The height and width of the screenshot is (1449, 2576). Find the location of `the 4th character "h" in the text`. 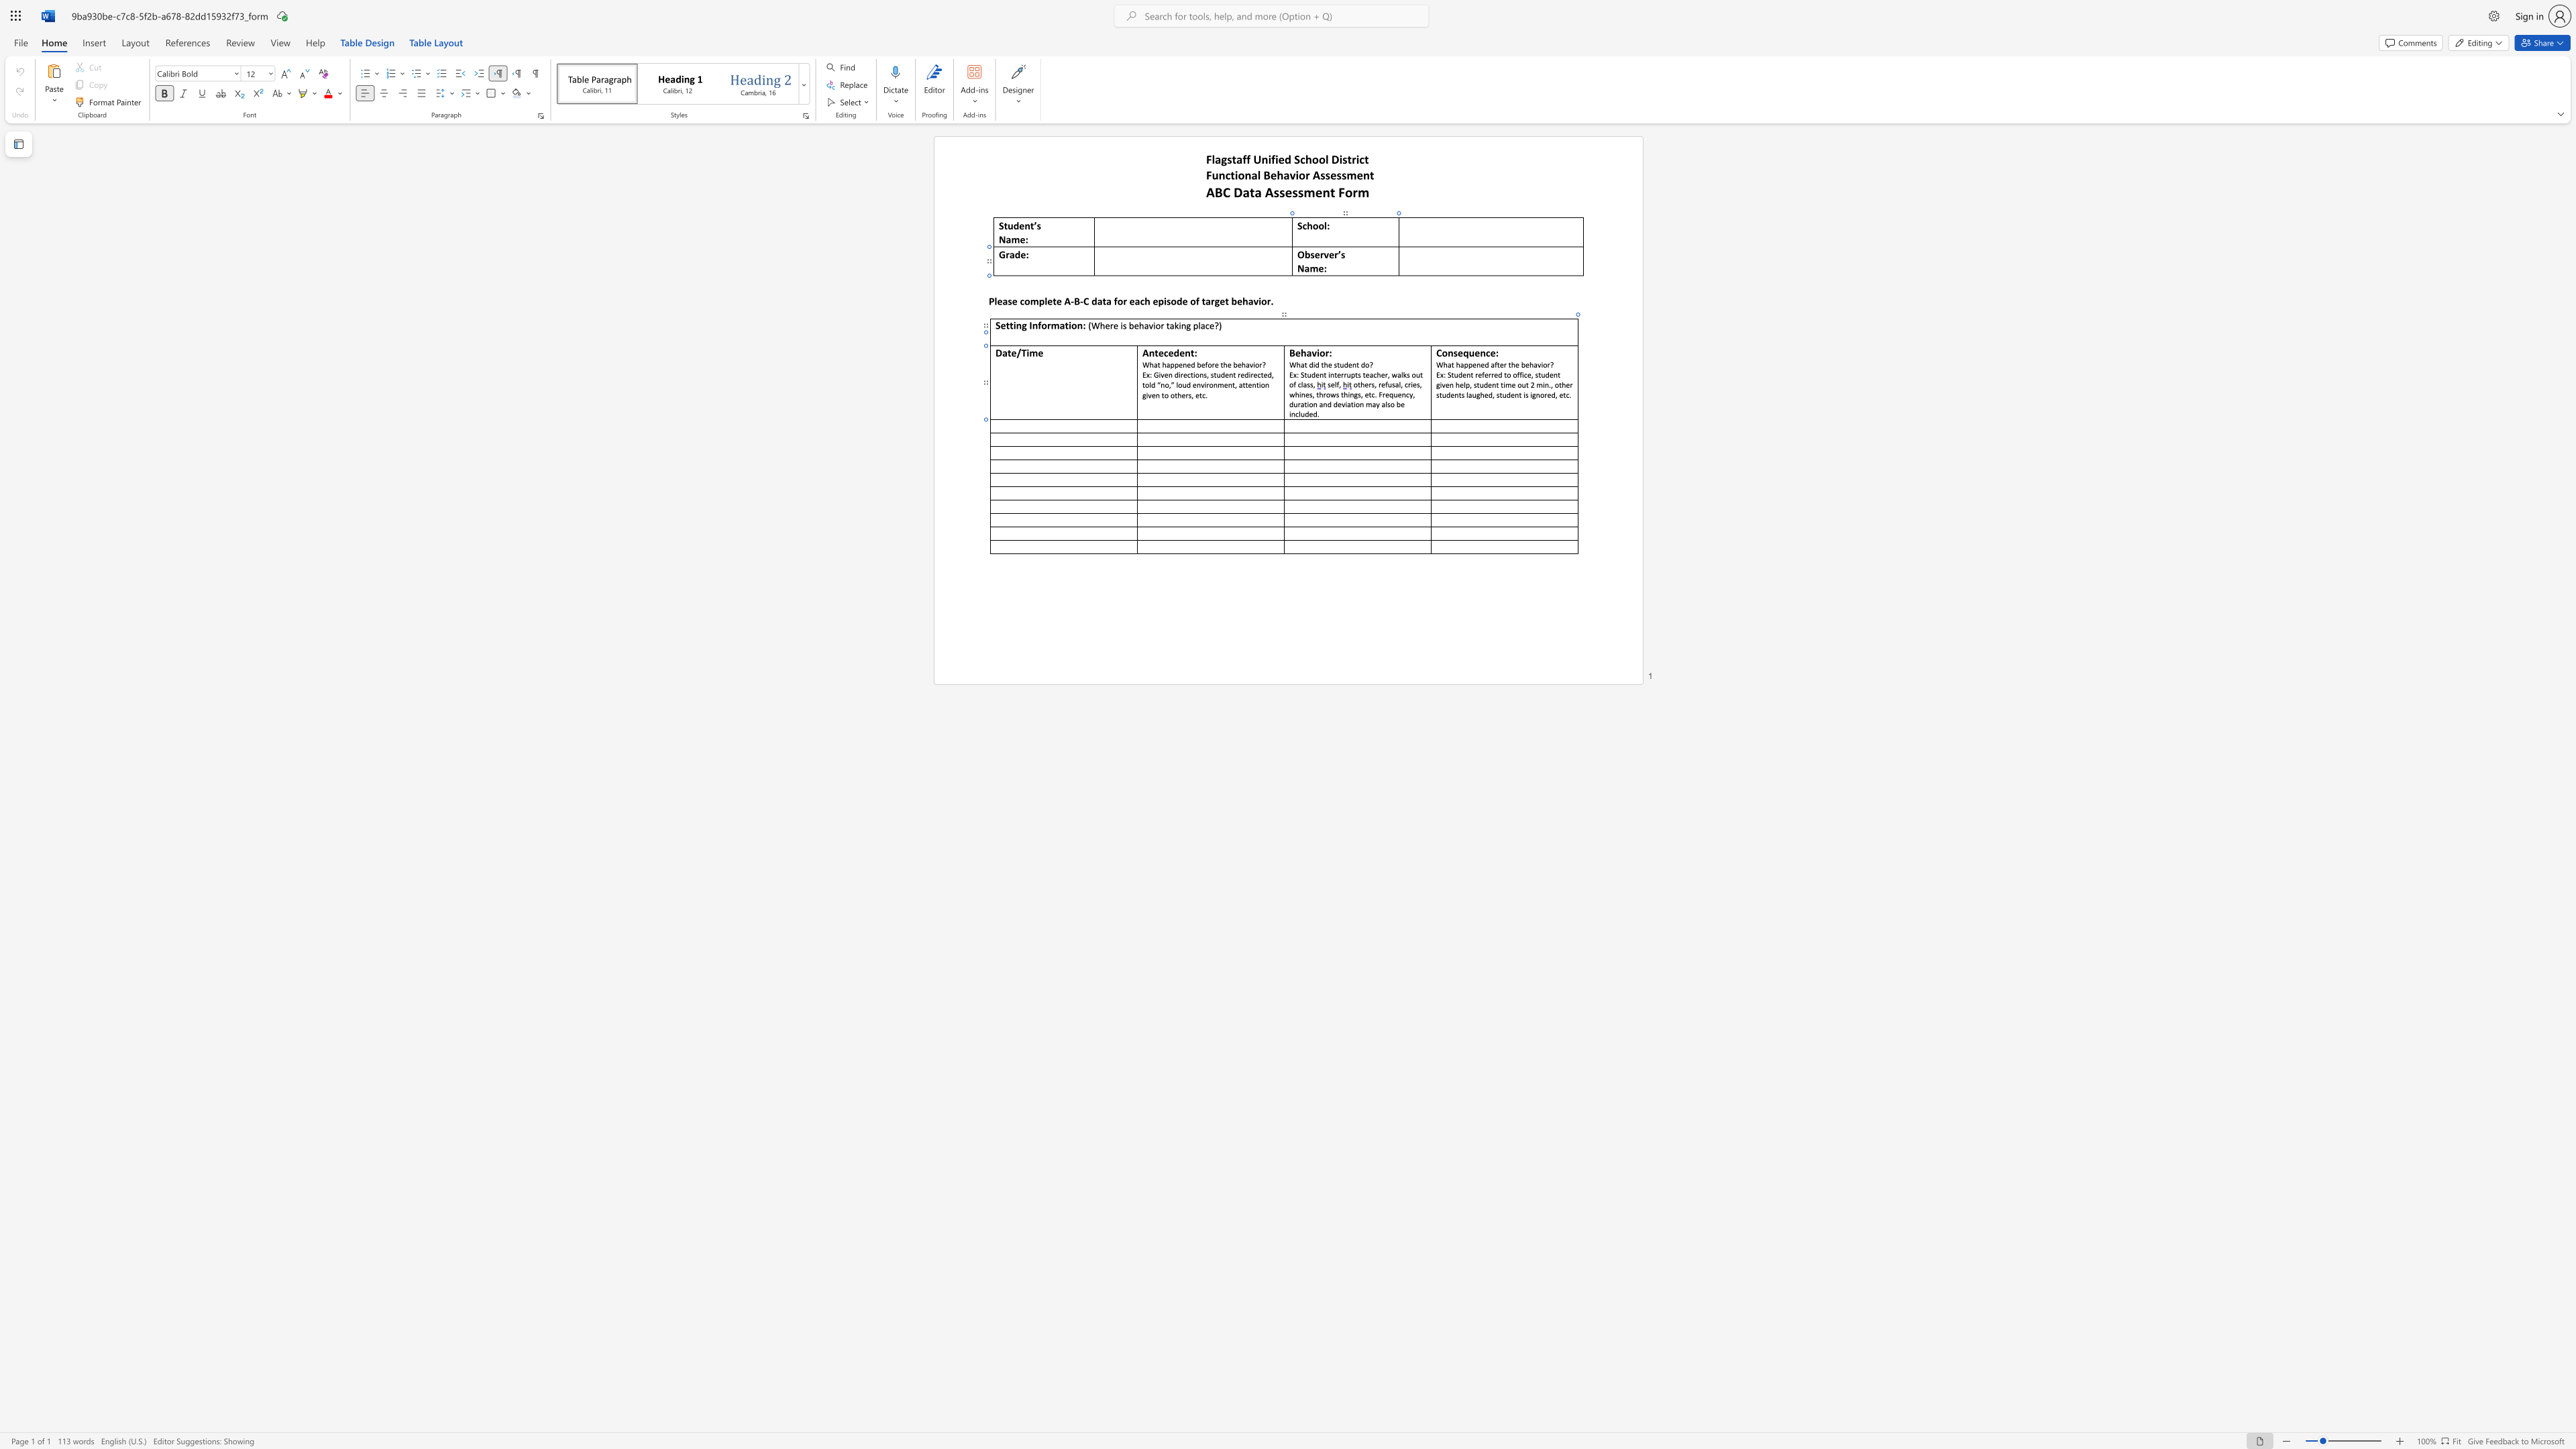

the 4th character "h" in the text is located at coordinates (1531, 364).